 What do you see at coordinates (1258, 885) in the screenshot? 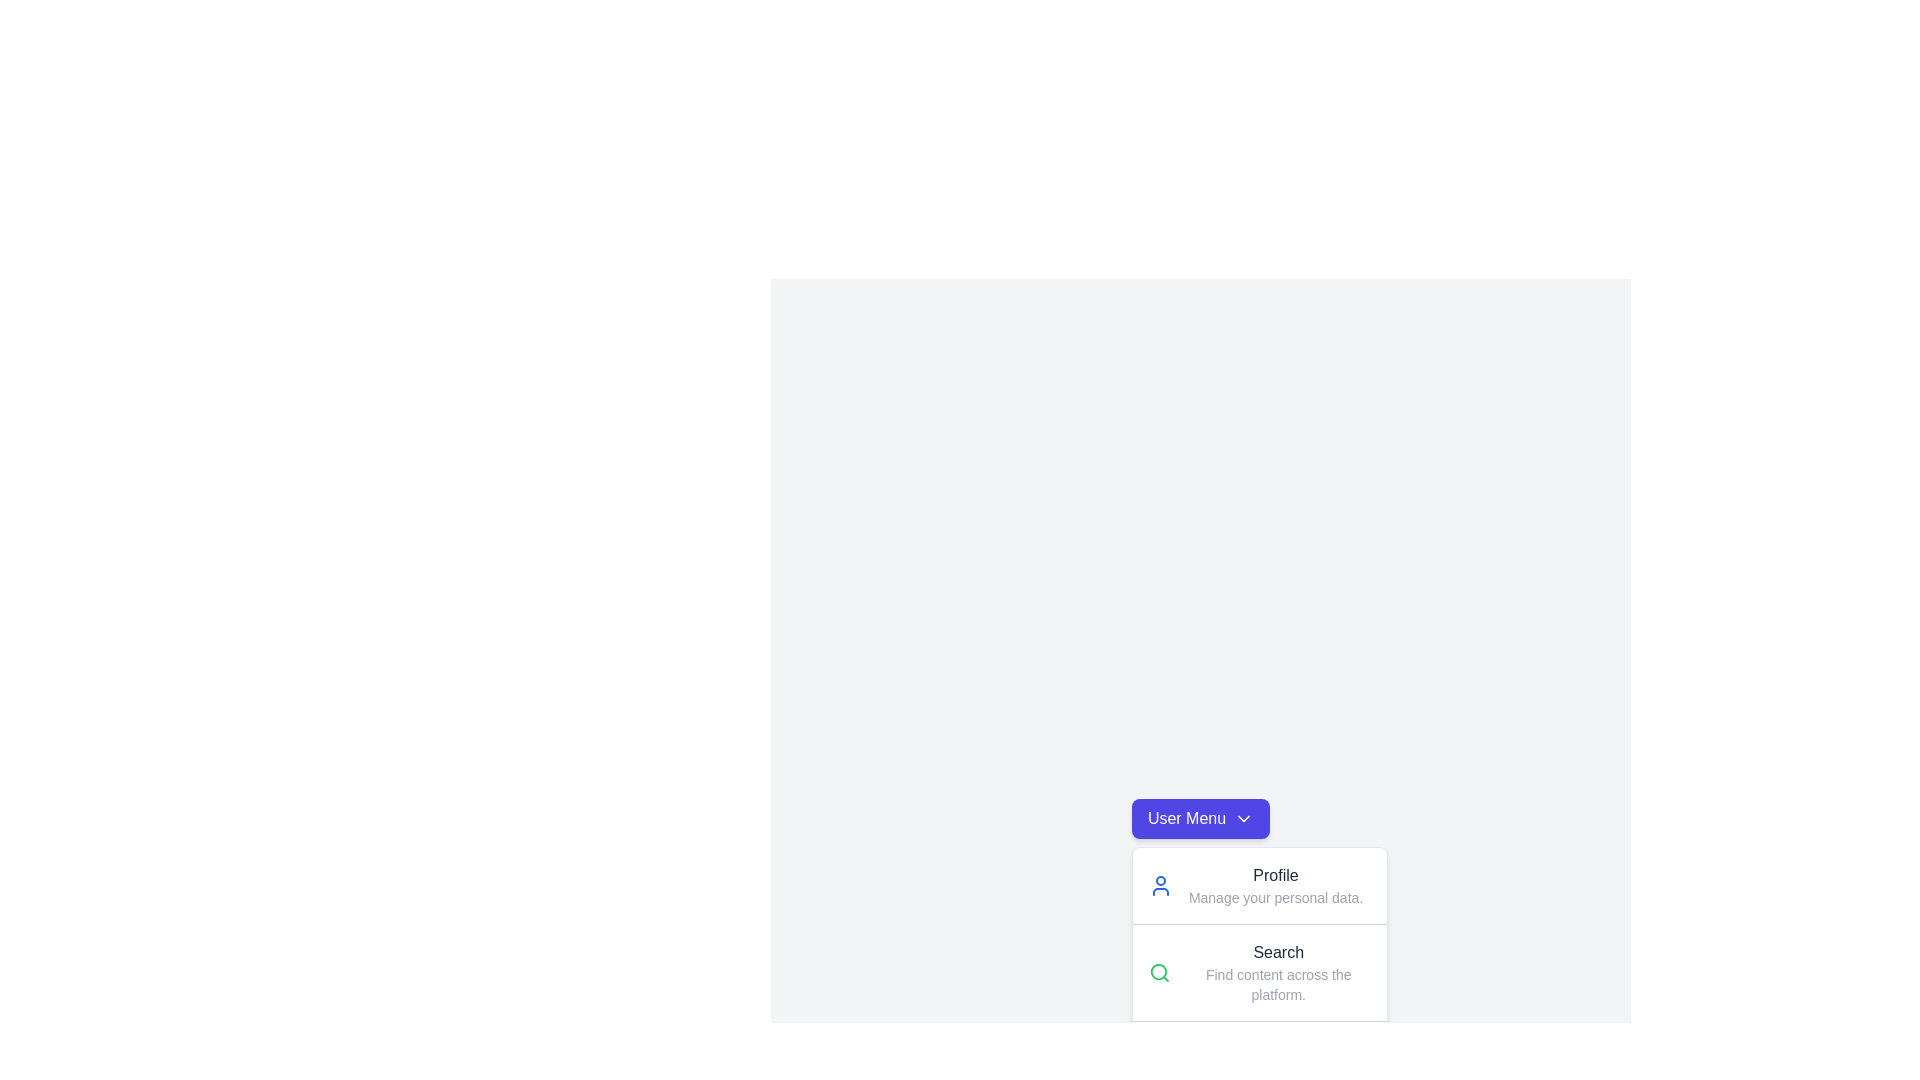
I see `the first item in the dropdown menu under the 'User Menu'` at bounding box center [1258, 885].